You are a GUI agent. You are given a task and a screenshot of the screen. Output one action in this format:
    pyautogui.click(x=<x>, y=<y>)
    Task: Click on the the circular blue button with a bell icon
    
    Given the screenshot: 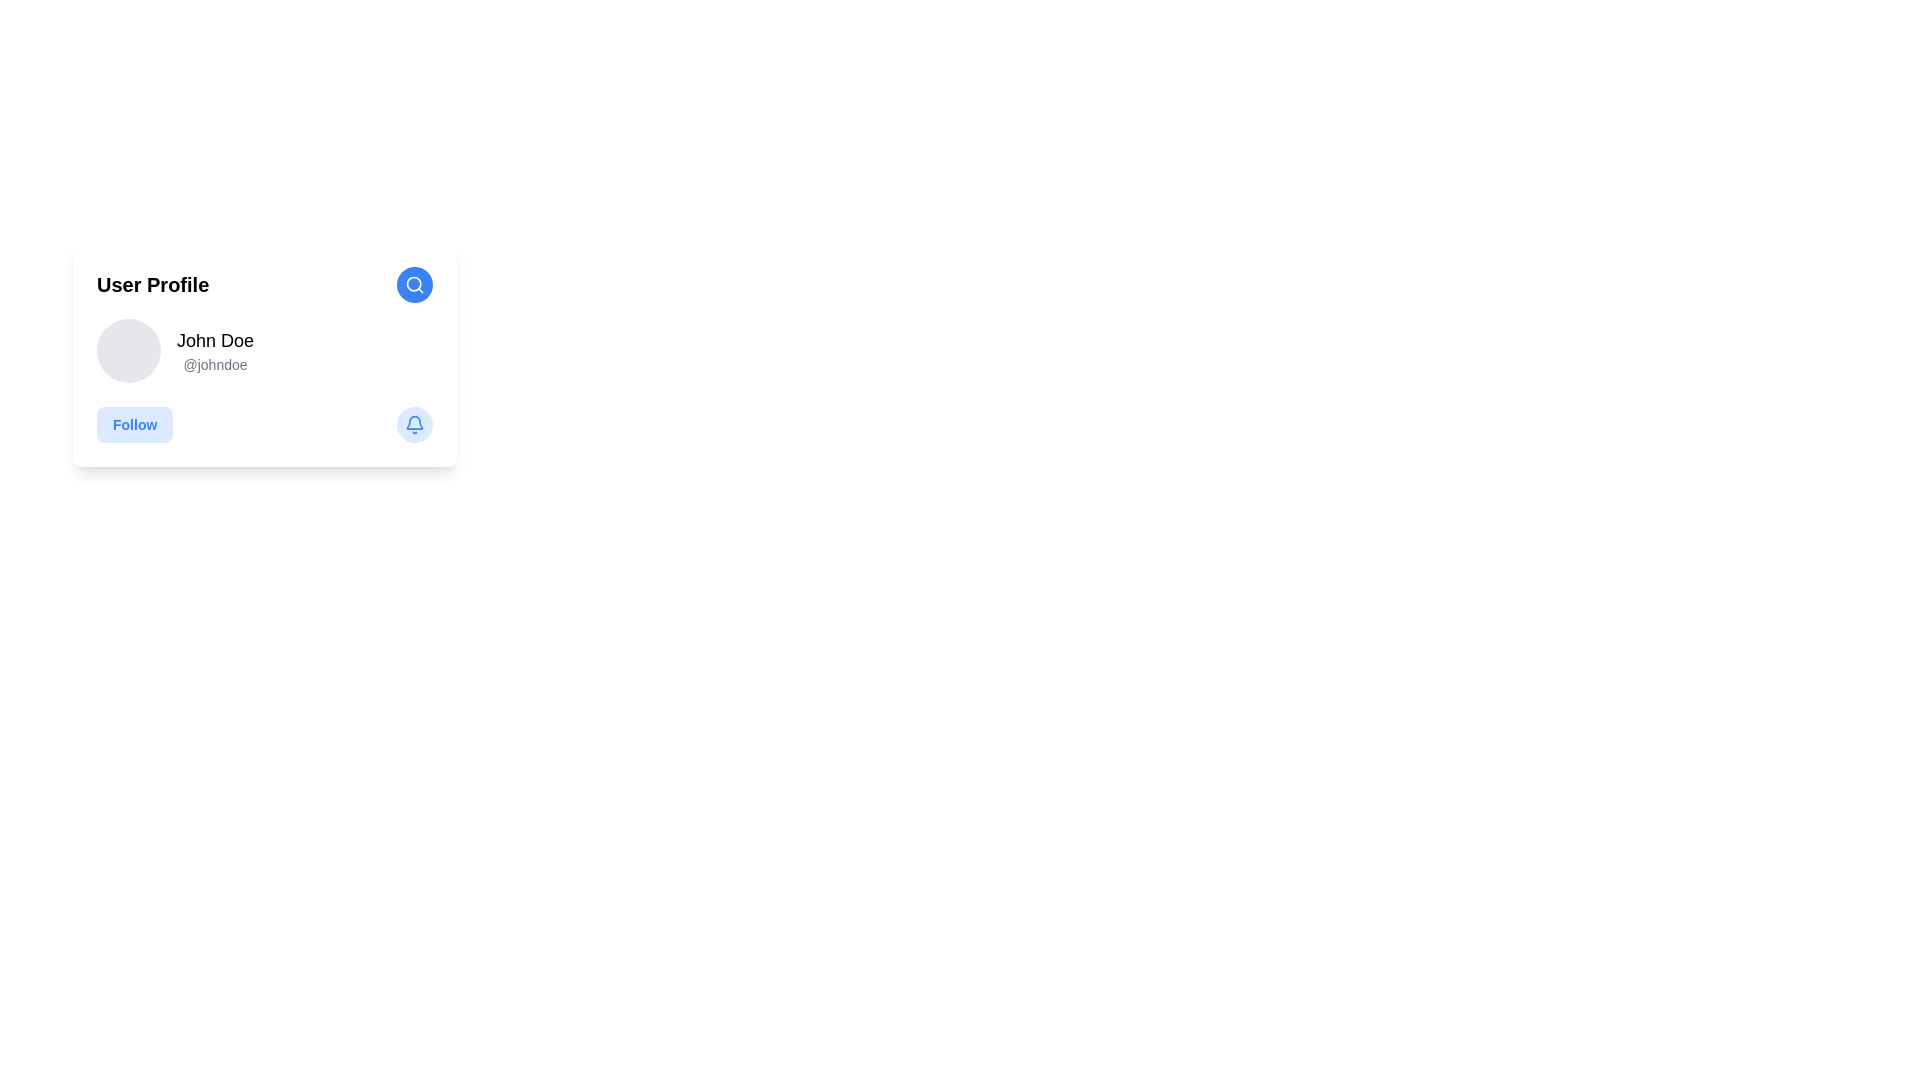 What is the action you would take?
    pyautogui.click(x=413, y=423)
    